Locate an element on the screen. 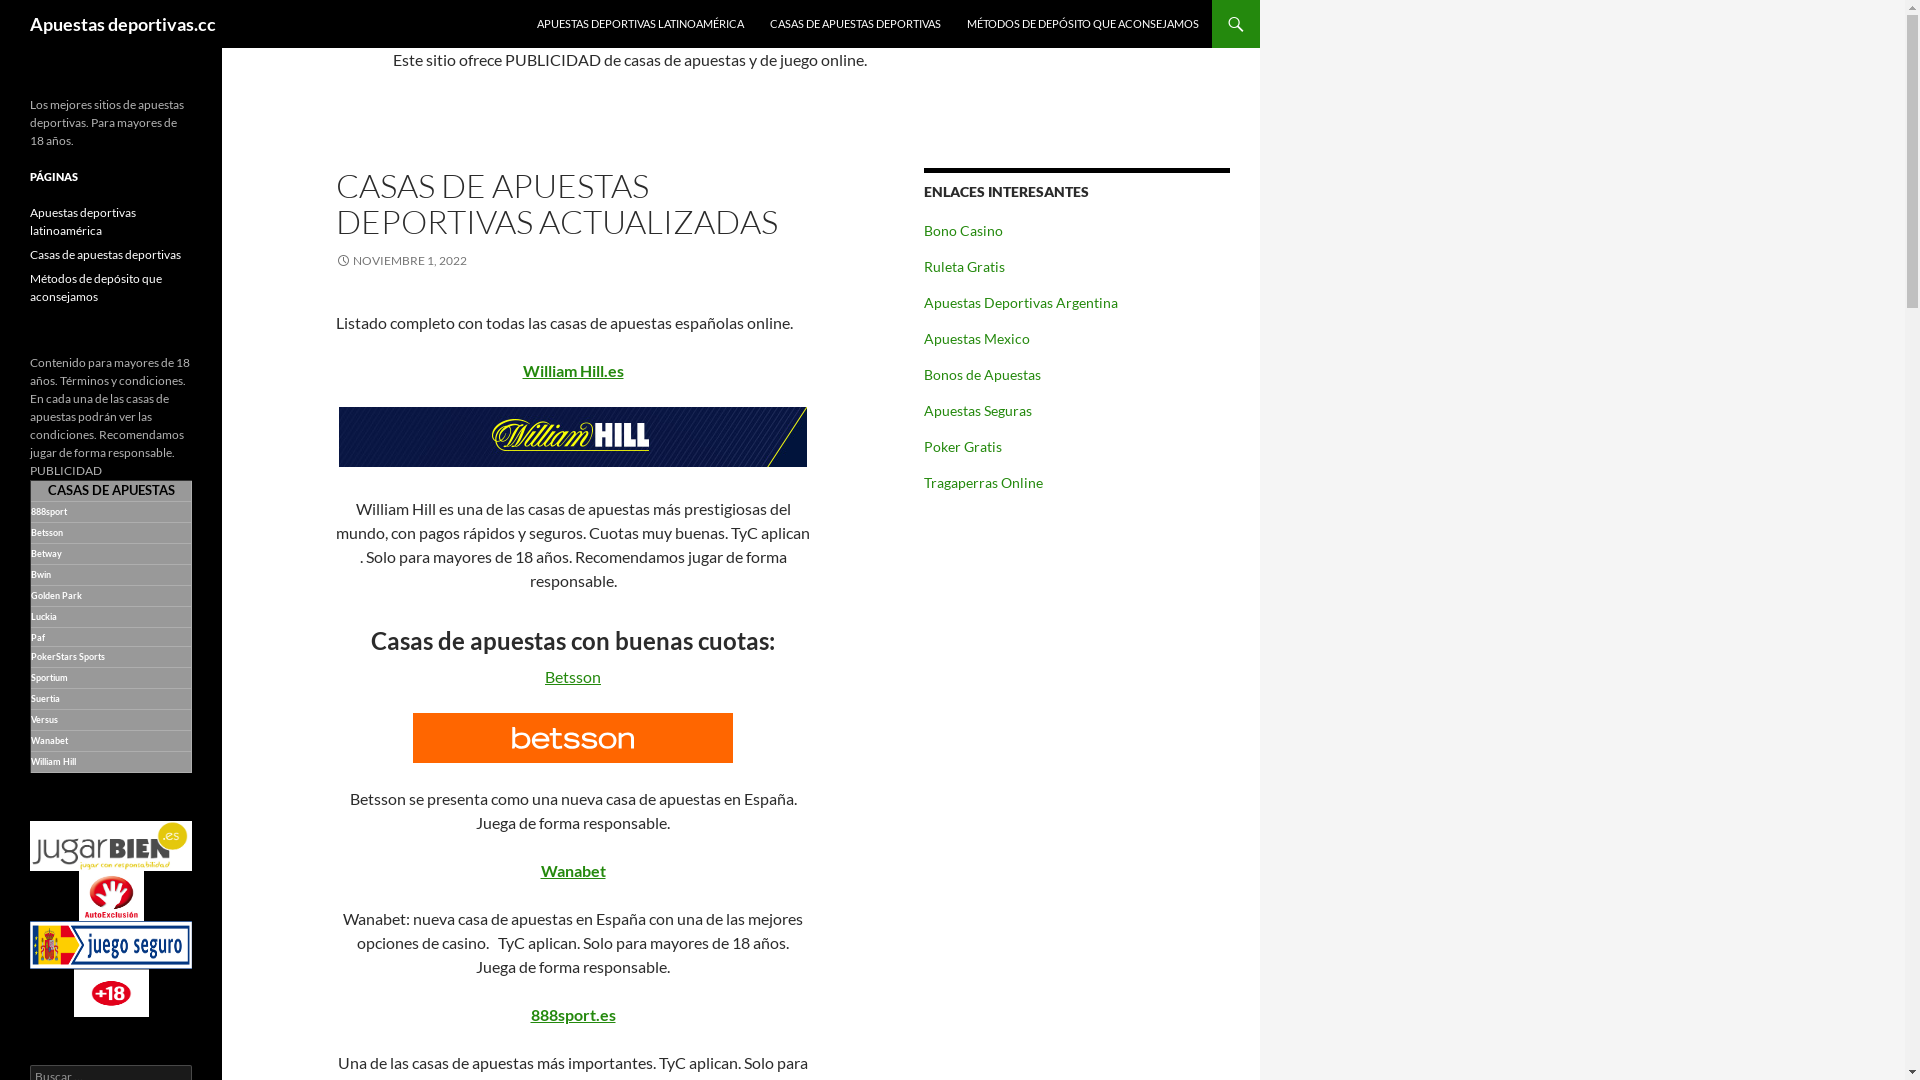  'Bono Casino' is located at coordinates (923, 229).